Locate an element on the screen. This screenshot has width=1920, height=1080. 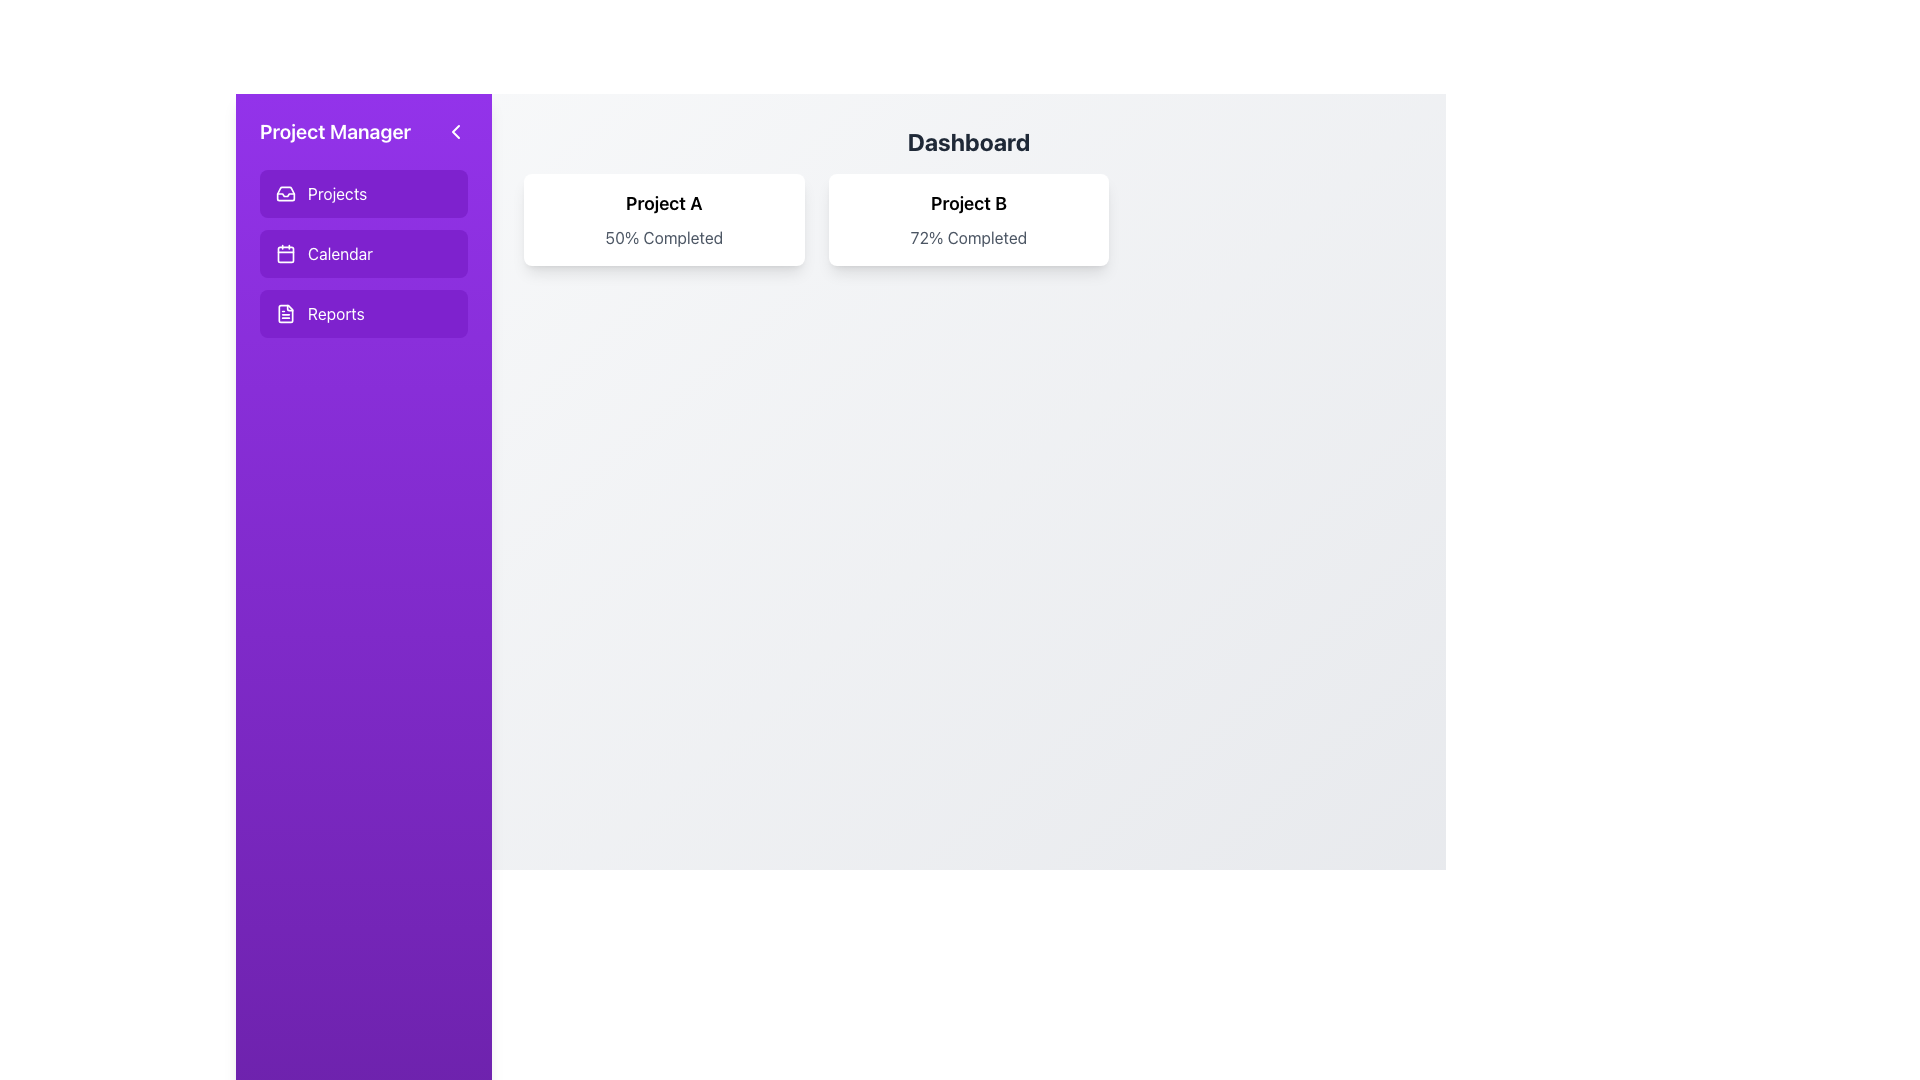
the text label displaying 'Project Manager' in bold, extra-large white font at the top of the purple sidebar is located at coordinates (335, 131).